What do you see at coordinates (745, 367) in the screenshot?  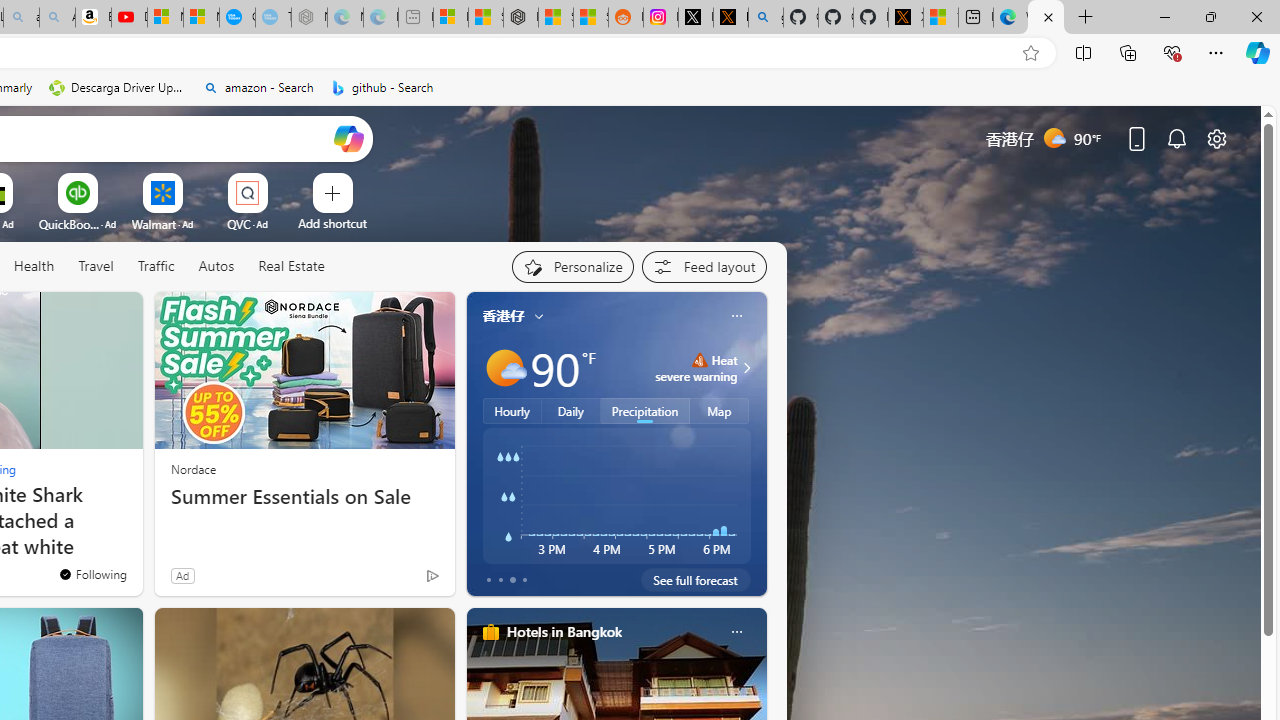 I see `'Class: weather-arrow-glyph'` at bounding box center [745, 367].